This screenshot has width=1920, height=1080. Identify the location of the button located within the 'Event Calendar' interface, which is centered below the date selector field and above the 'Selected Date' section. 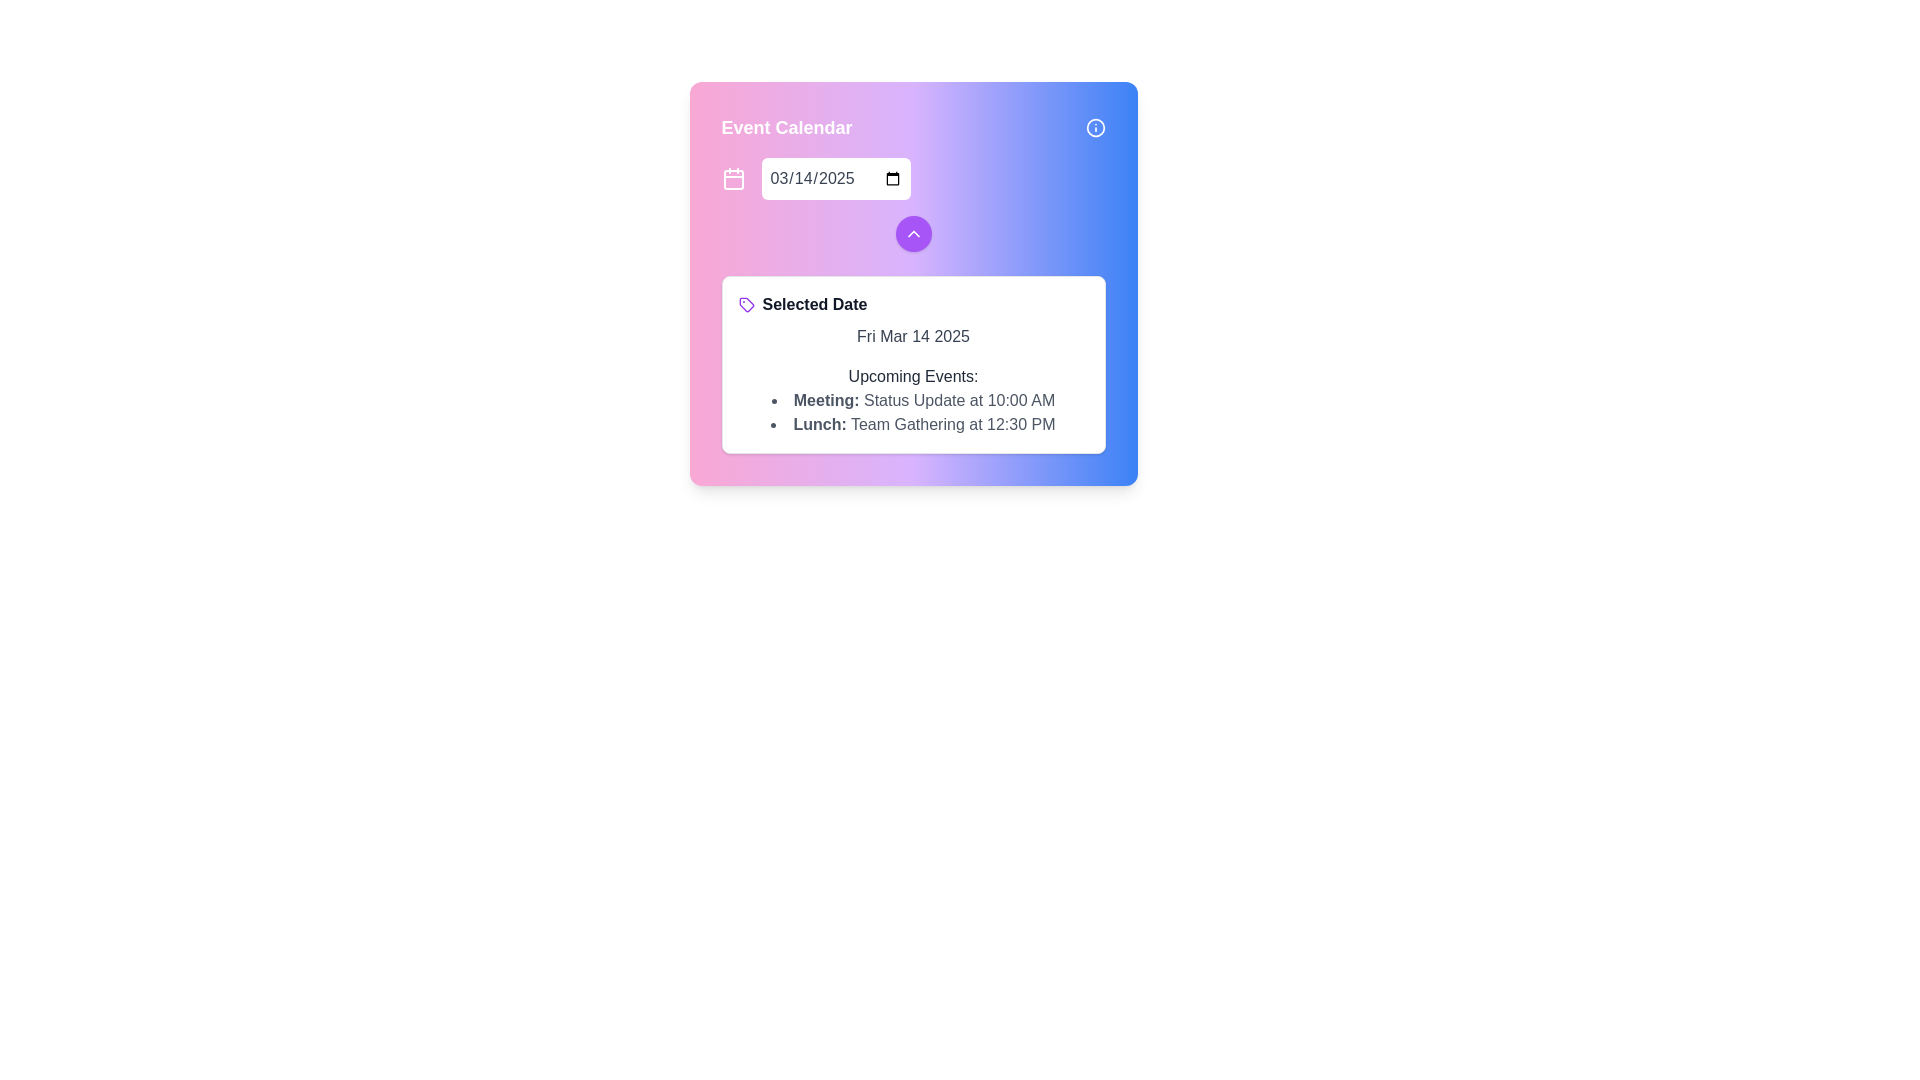
(912, 233).